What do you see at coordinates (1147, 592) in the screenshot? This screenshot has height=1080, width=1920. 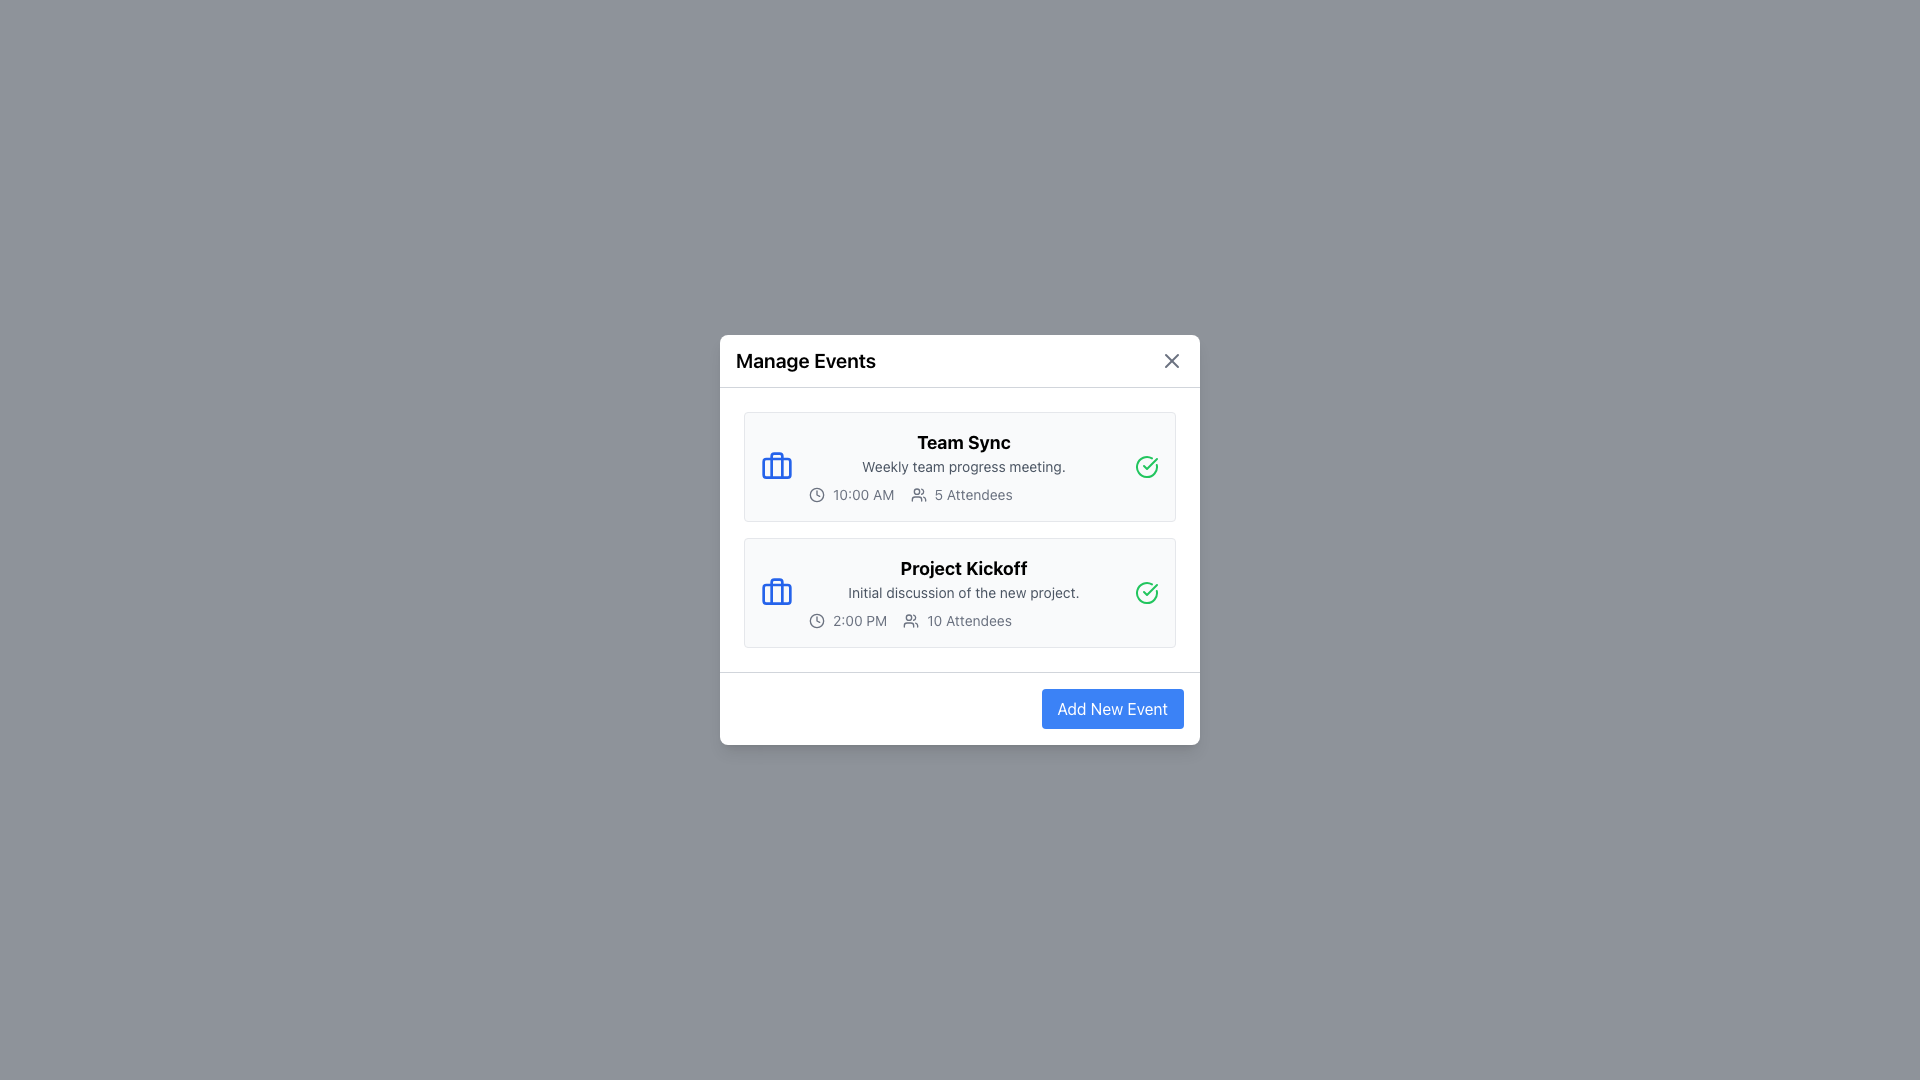 I see `the status indicator button located near the top-right corner of the 'Project Kickoff' event` at bounding box center [1147, 592].